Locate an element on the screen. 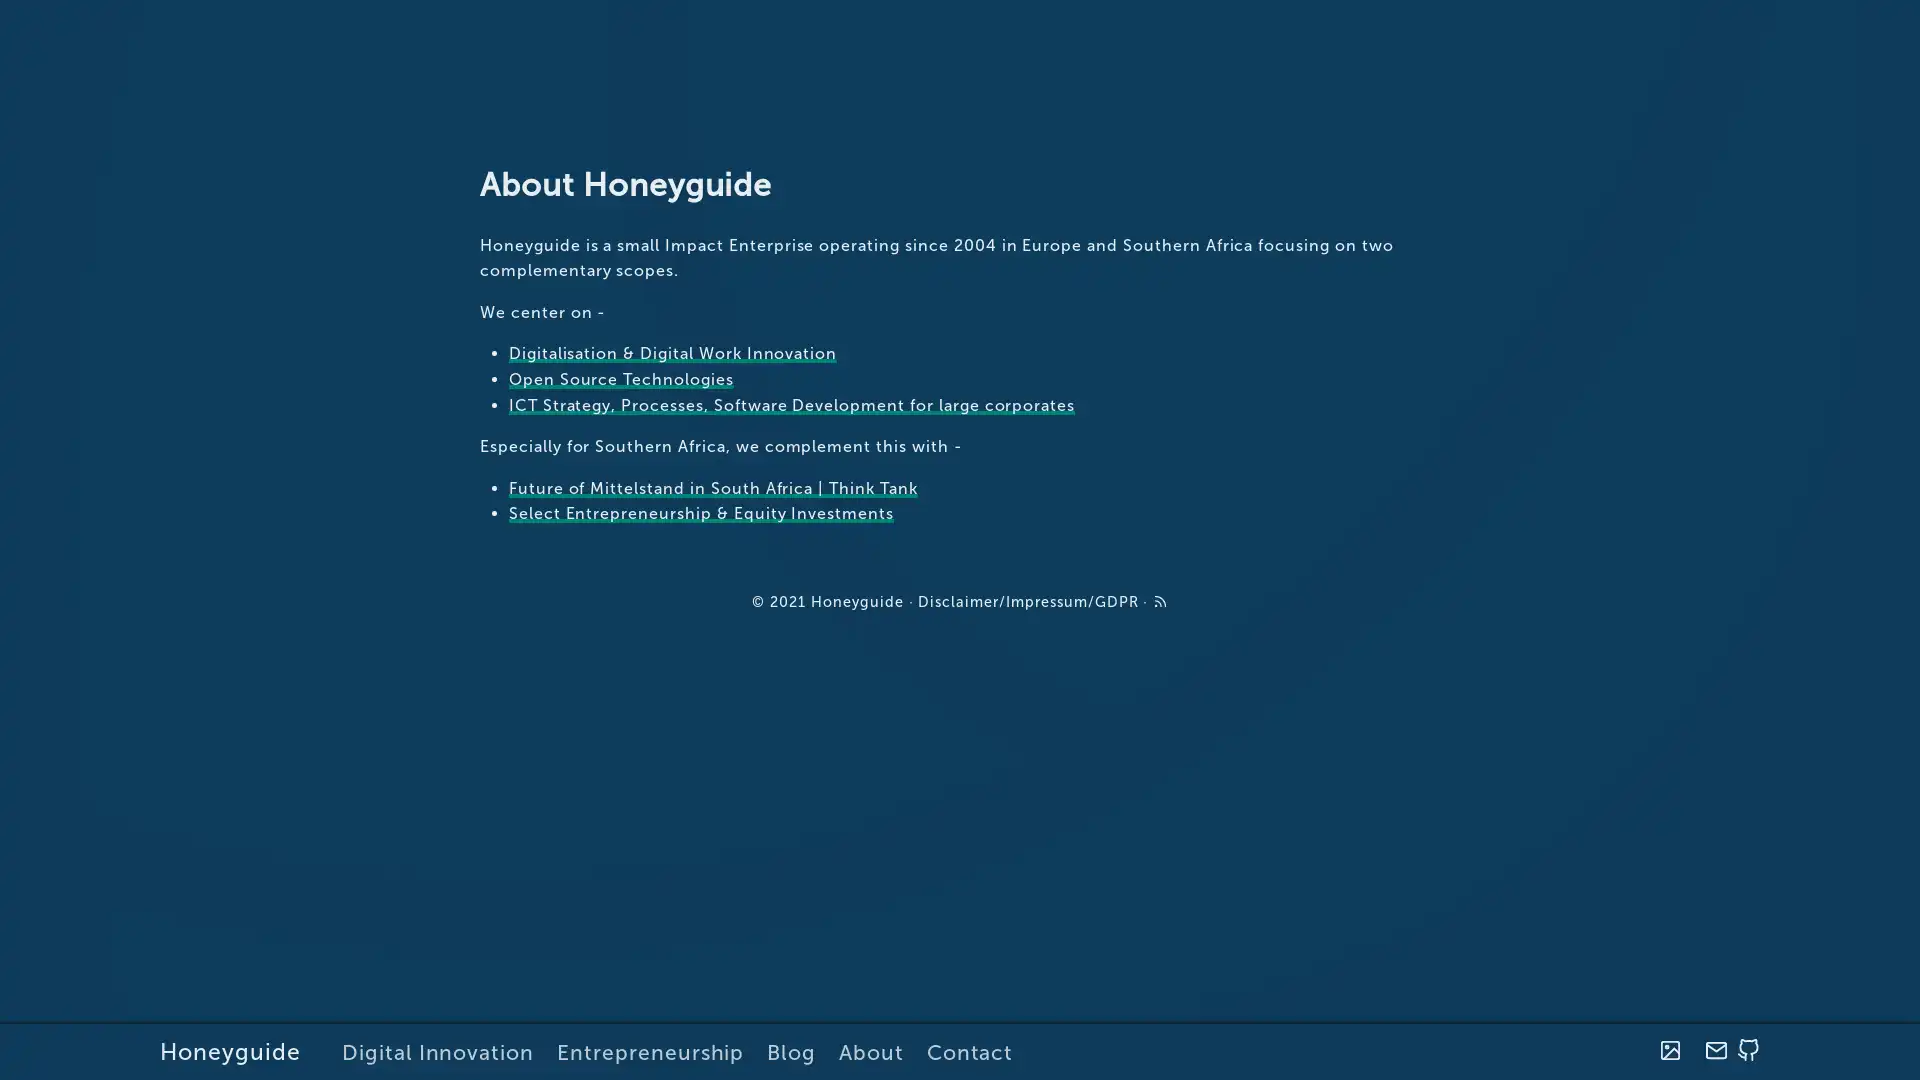 This screenshot has width=1920, height=1080. Featured Image is located at coordinates (1669, 1050).